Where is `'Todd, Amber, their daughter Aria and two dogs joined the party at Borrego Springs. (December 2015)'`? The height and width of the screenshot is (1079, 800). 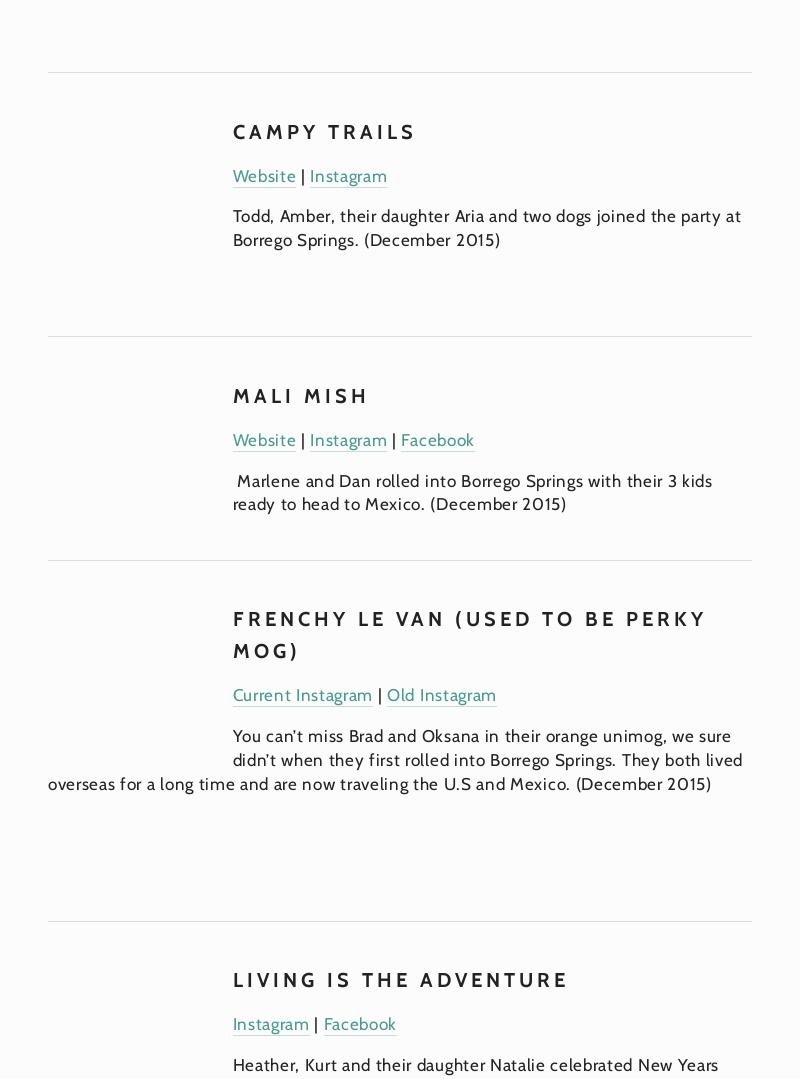 'Todd, Amber, their daughter Aria and two dogs joined the party at Borrego Springs. (December 2015)' is located at coordinates (488, 226).